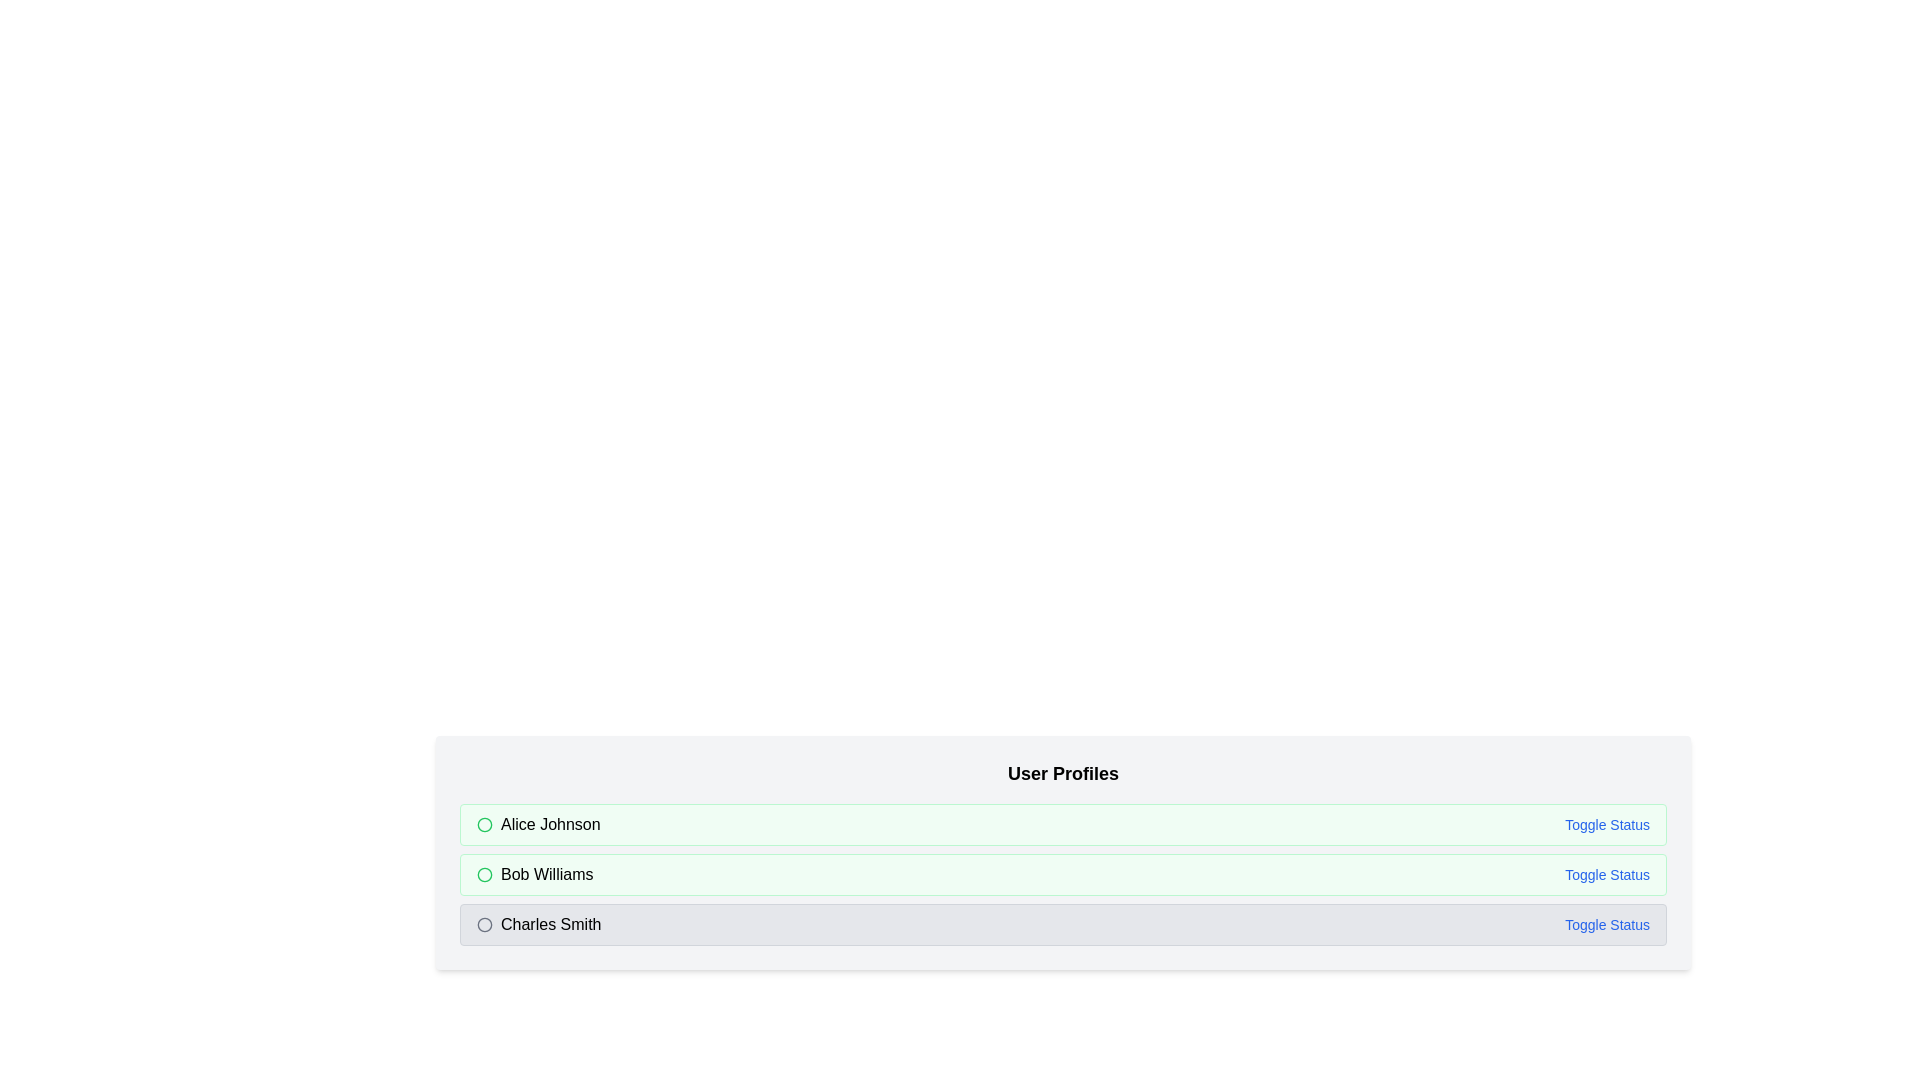 The height and width of the screenshot is (1080, 1920). Describe the element at coordinates (484, 825) in the screenshot. I see `the first circular status indicator icon to the left of the text 'Alice Johnson' for its active or selected state` at that location.